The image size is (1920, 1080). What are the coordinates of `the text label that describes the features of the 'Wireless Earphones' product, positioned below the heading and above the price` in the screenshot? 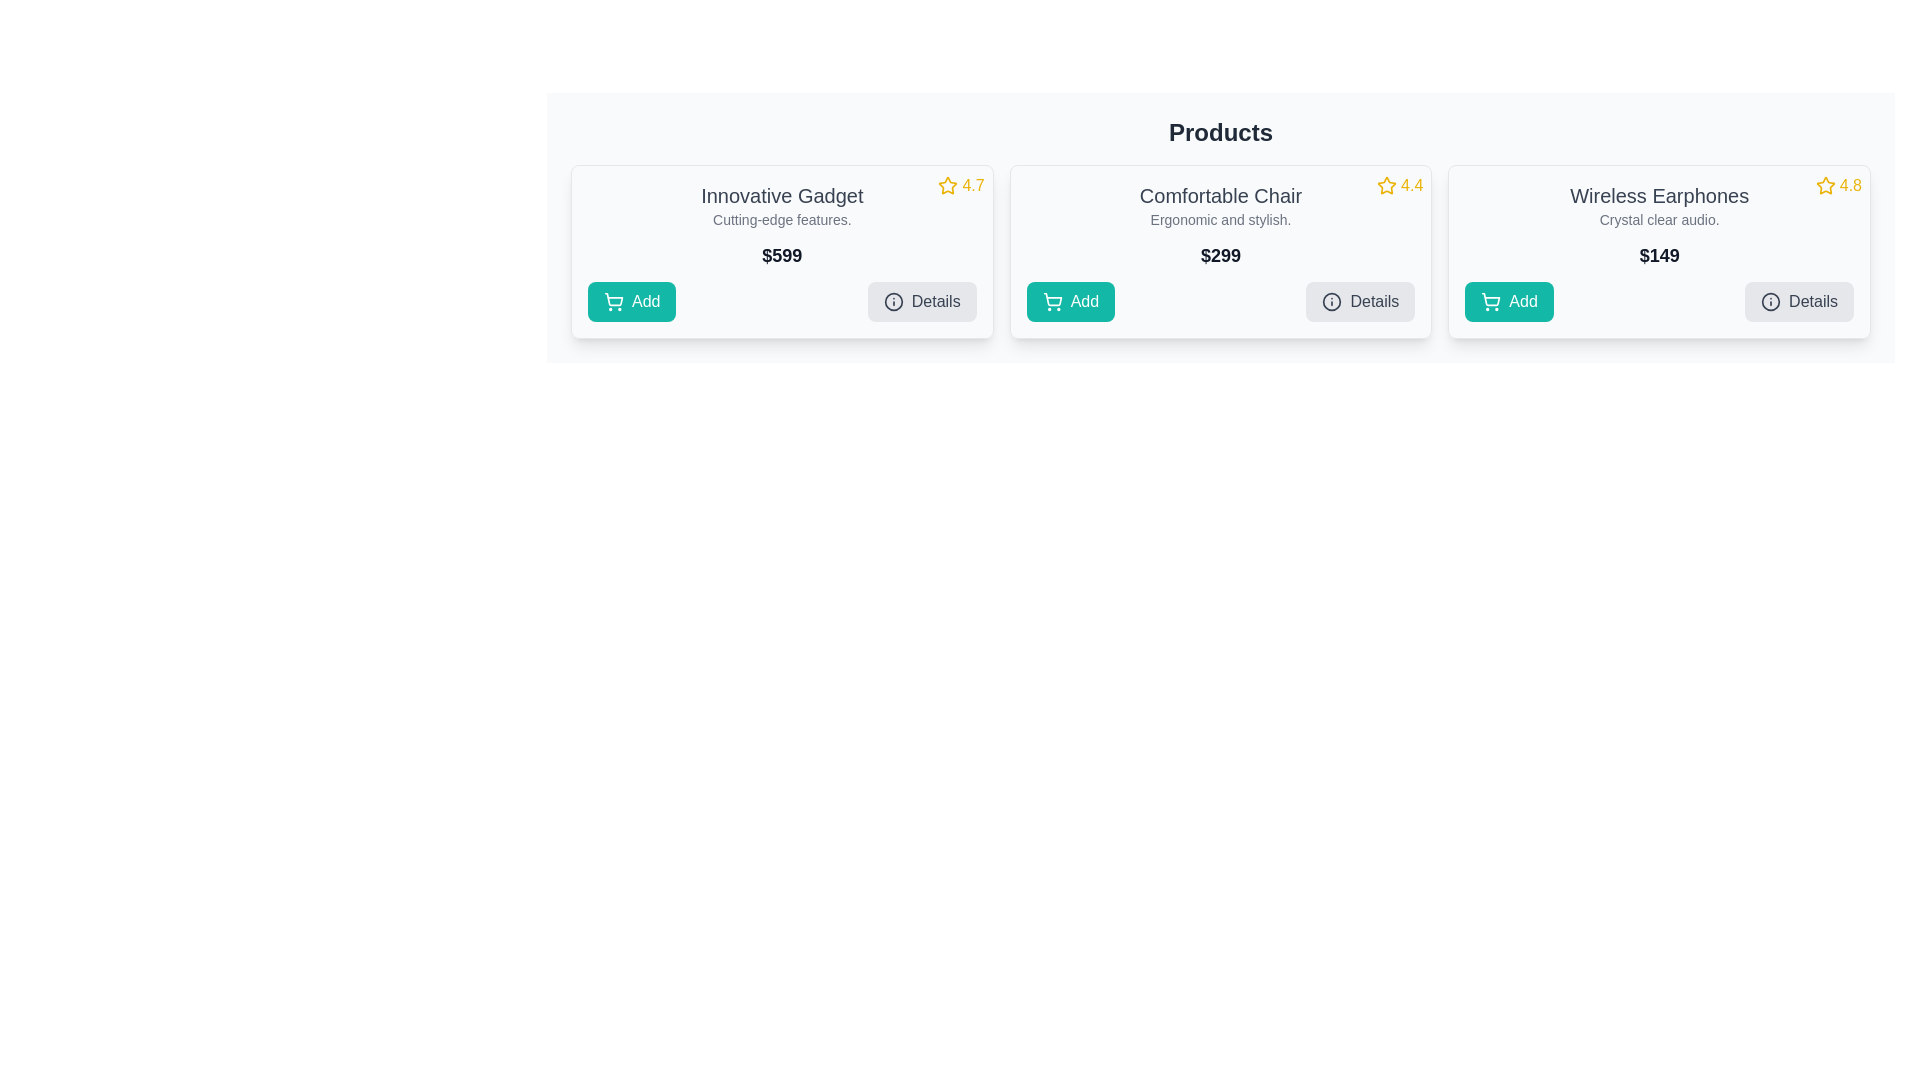 It's located at (1659, 219).